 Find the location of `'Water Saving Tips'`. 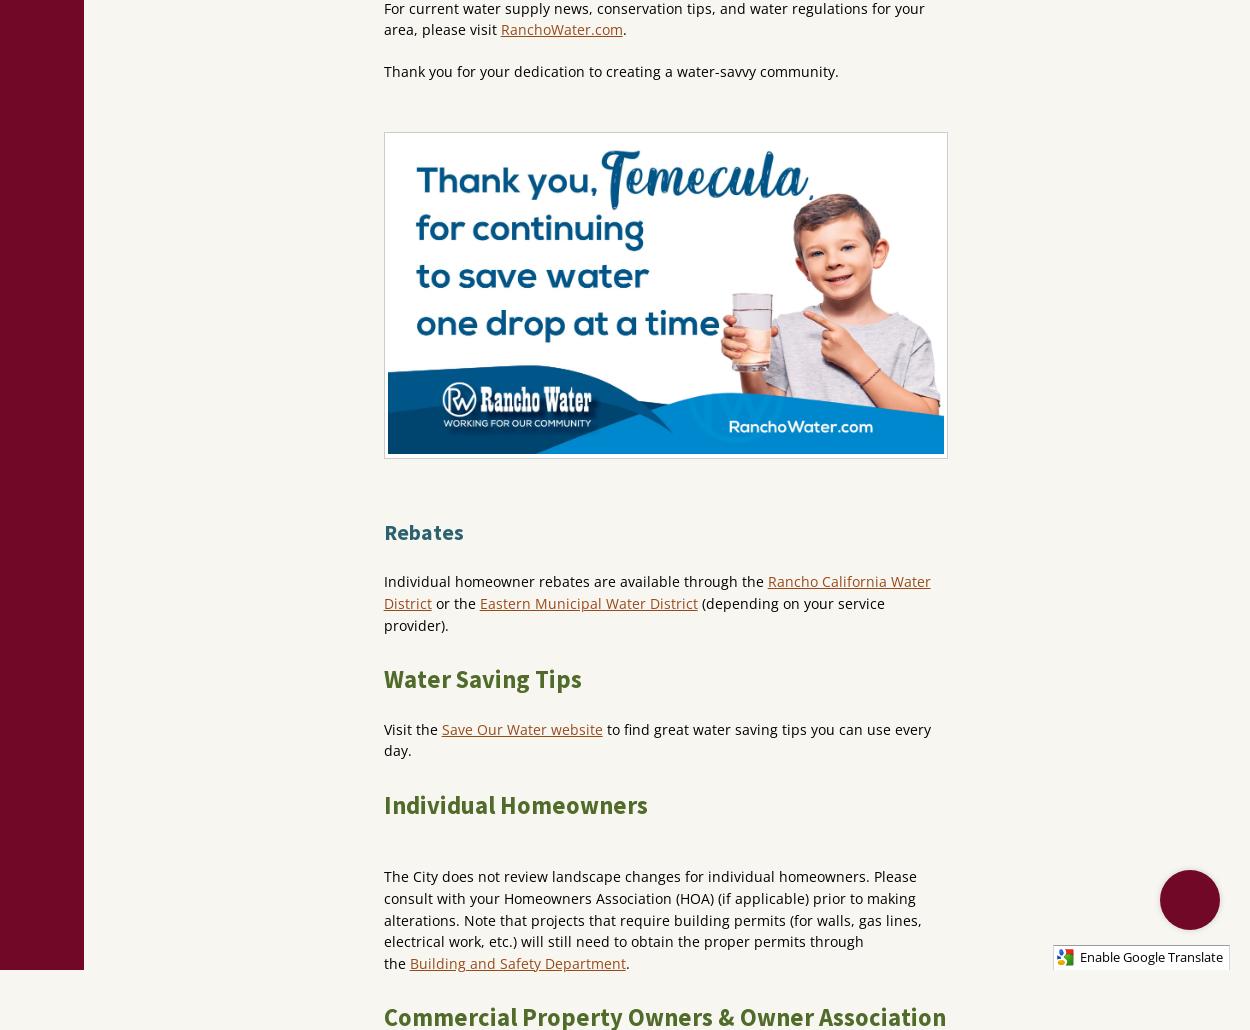

'Water Saving Tips' is located at coordinates (383, 677).